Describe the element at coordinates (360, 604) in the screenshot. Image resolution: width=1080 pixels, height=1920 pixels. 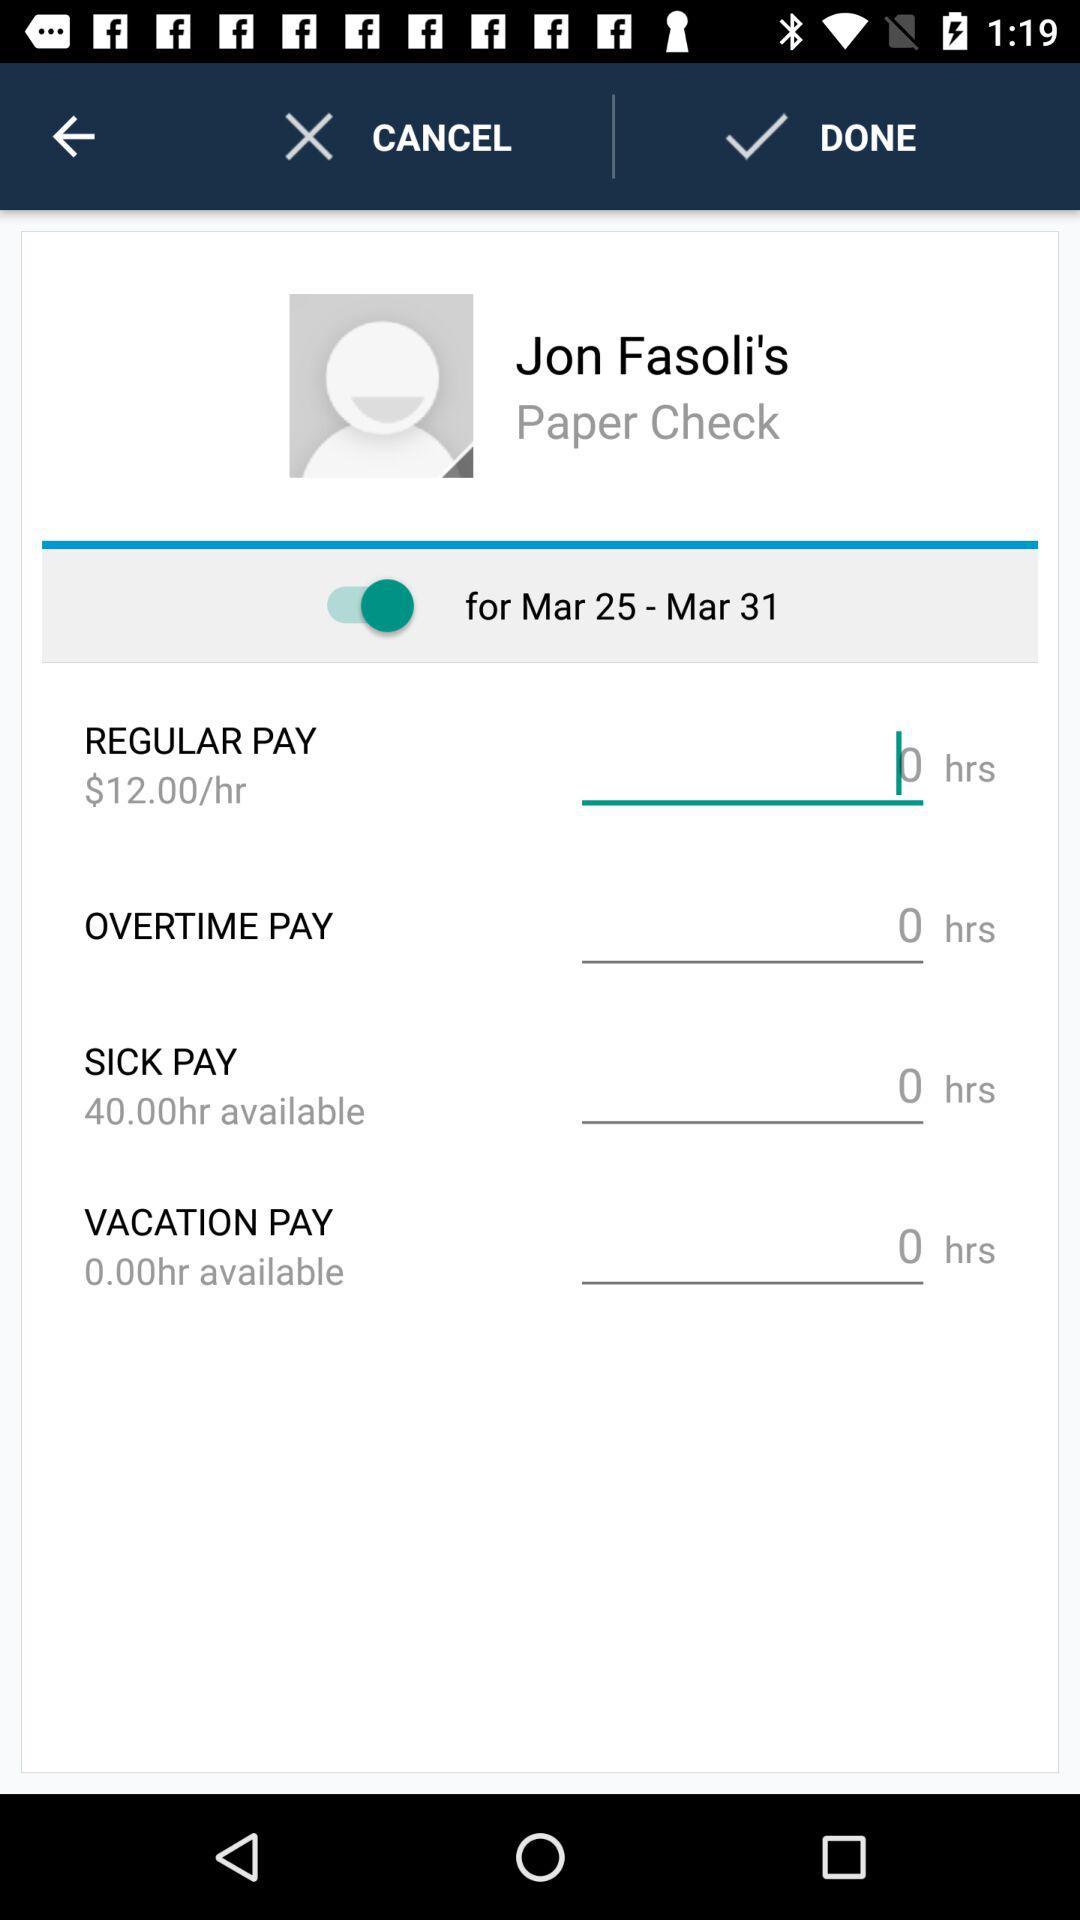
I see `week` at that location.